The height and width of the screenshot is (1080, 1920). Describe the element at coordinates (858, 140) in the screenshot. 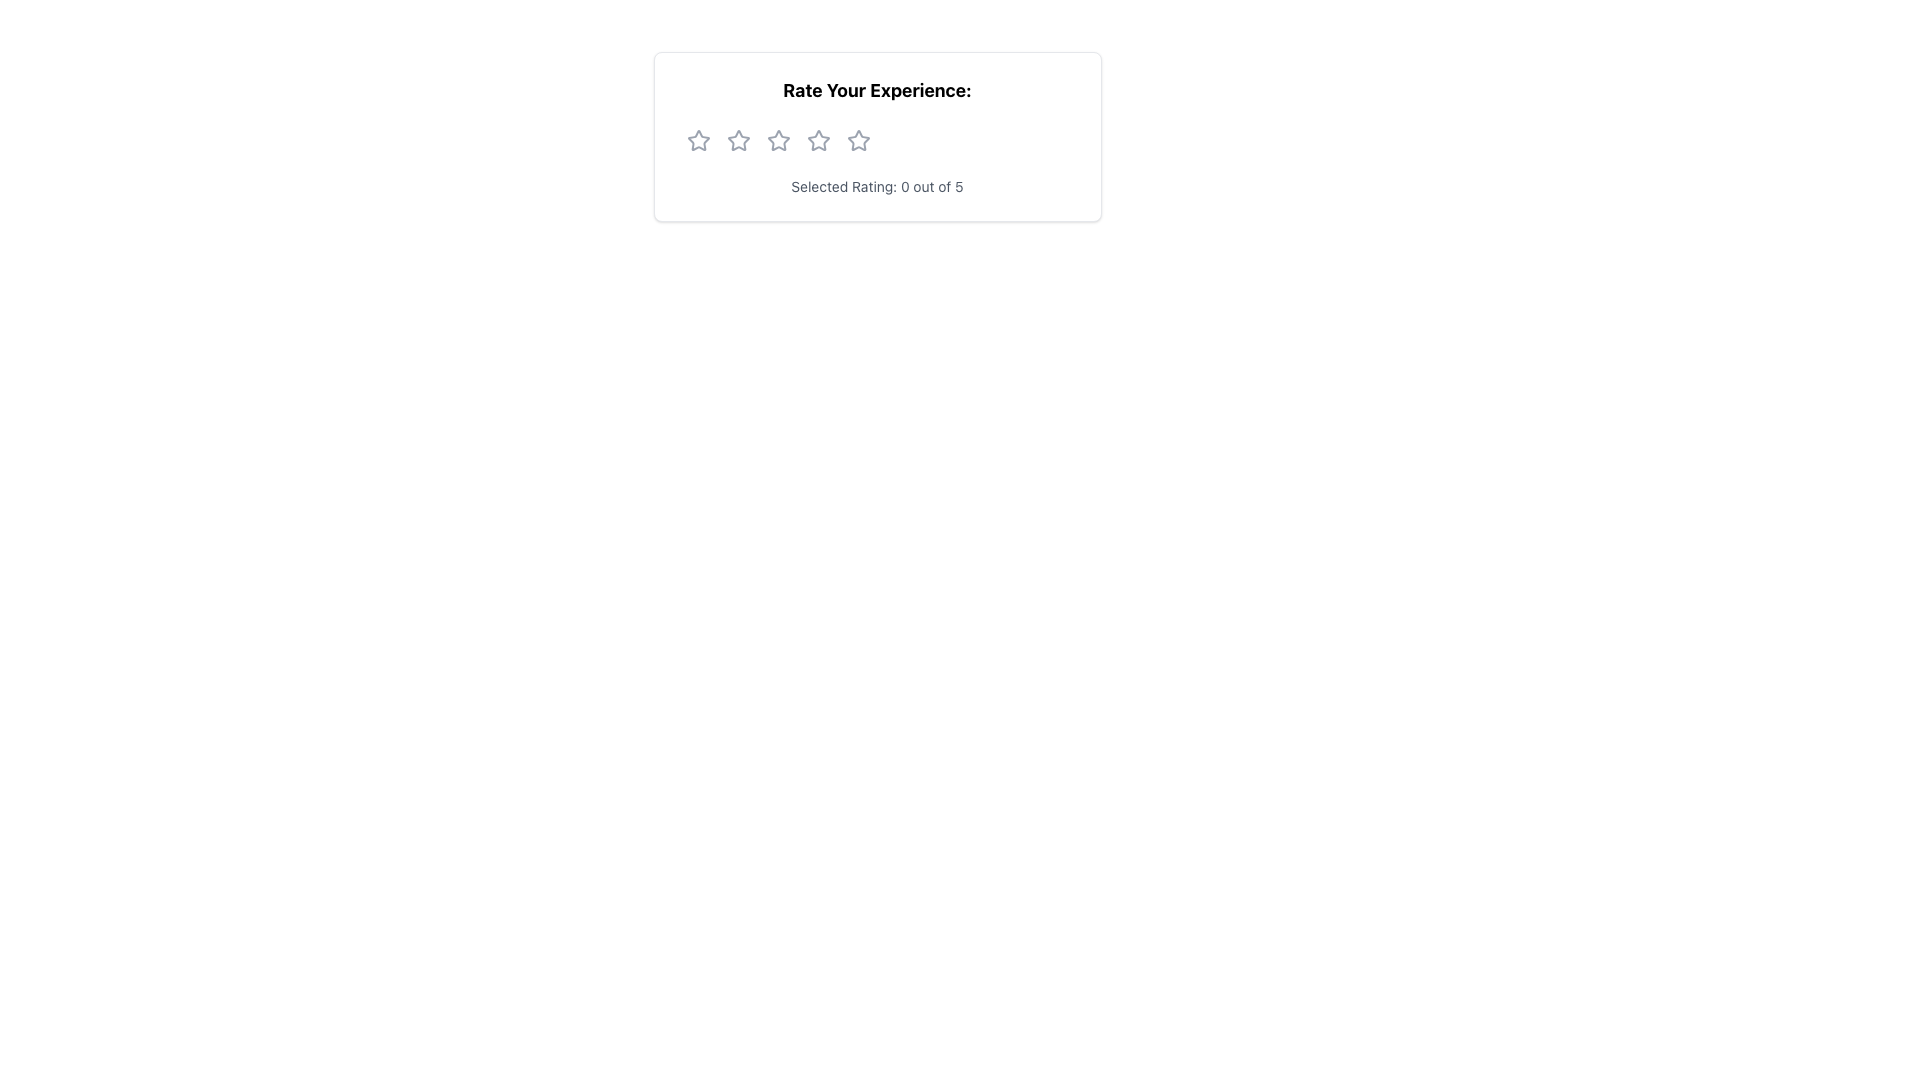

I see `the fifth star icon in the 'Rate Your Experience' section` at that location.